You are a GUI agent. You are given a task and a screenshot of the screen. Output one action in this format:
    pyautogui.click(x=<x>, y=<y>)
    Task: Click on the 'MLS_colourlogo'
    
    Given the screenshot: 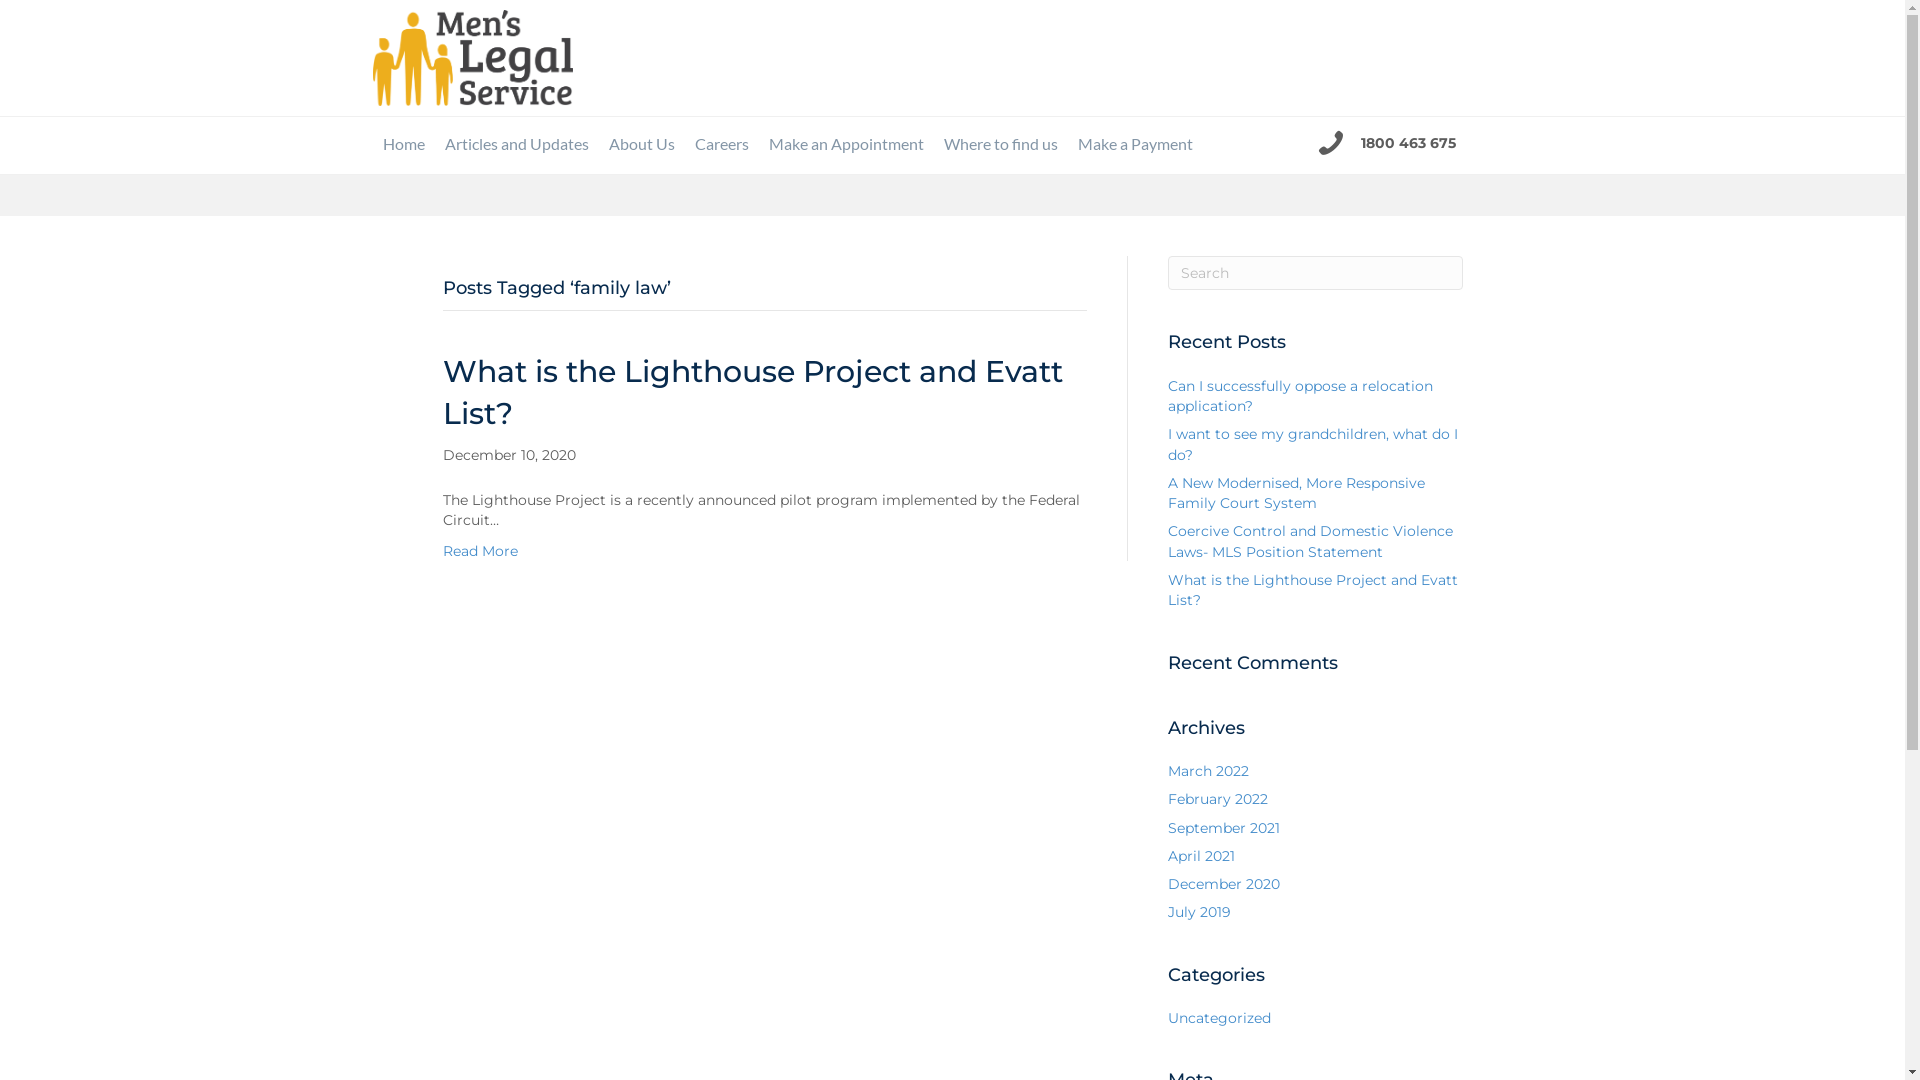 What is the action you would take?
    pyautogui.click(x=470, y=56)
    